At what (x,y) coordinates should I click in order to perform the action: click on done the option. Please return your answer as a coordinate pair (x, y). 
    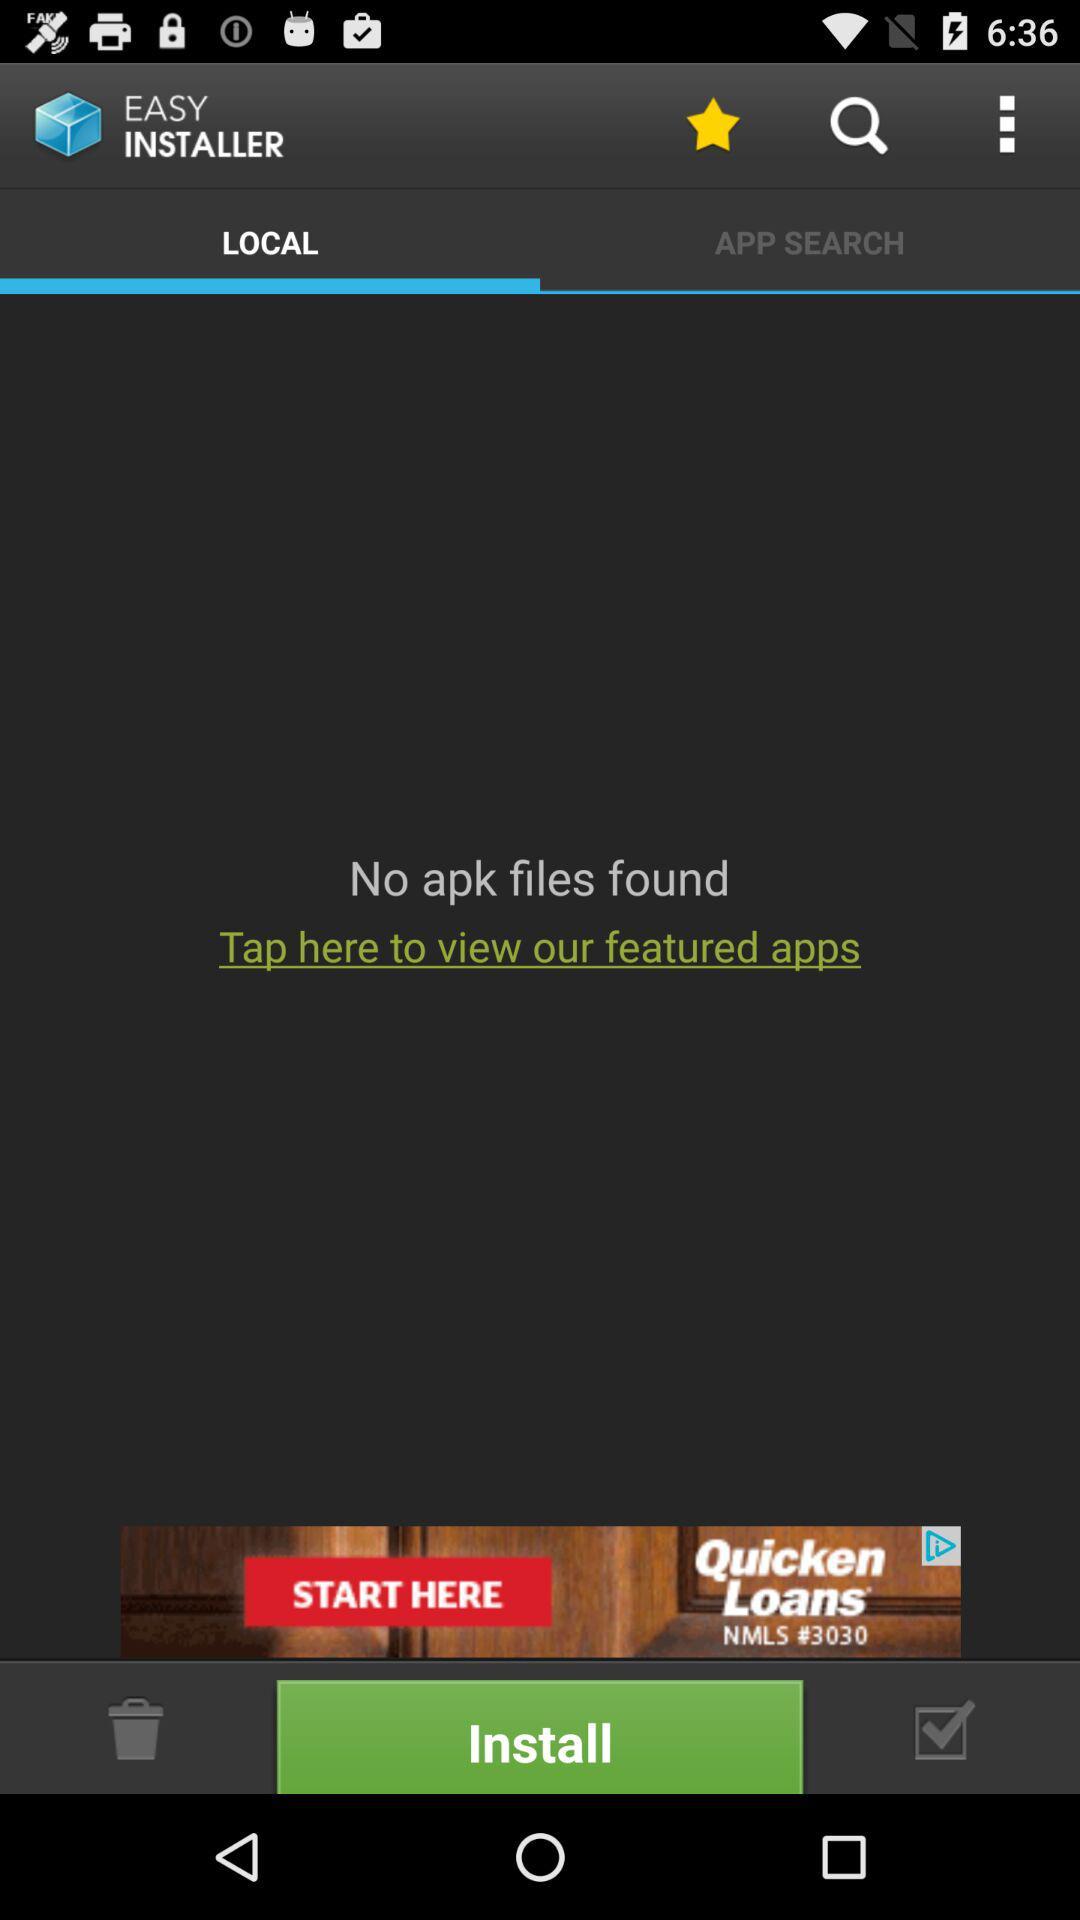
    Looking at the image, I should click on (945, 1727).